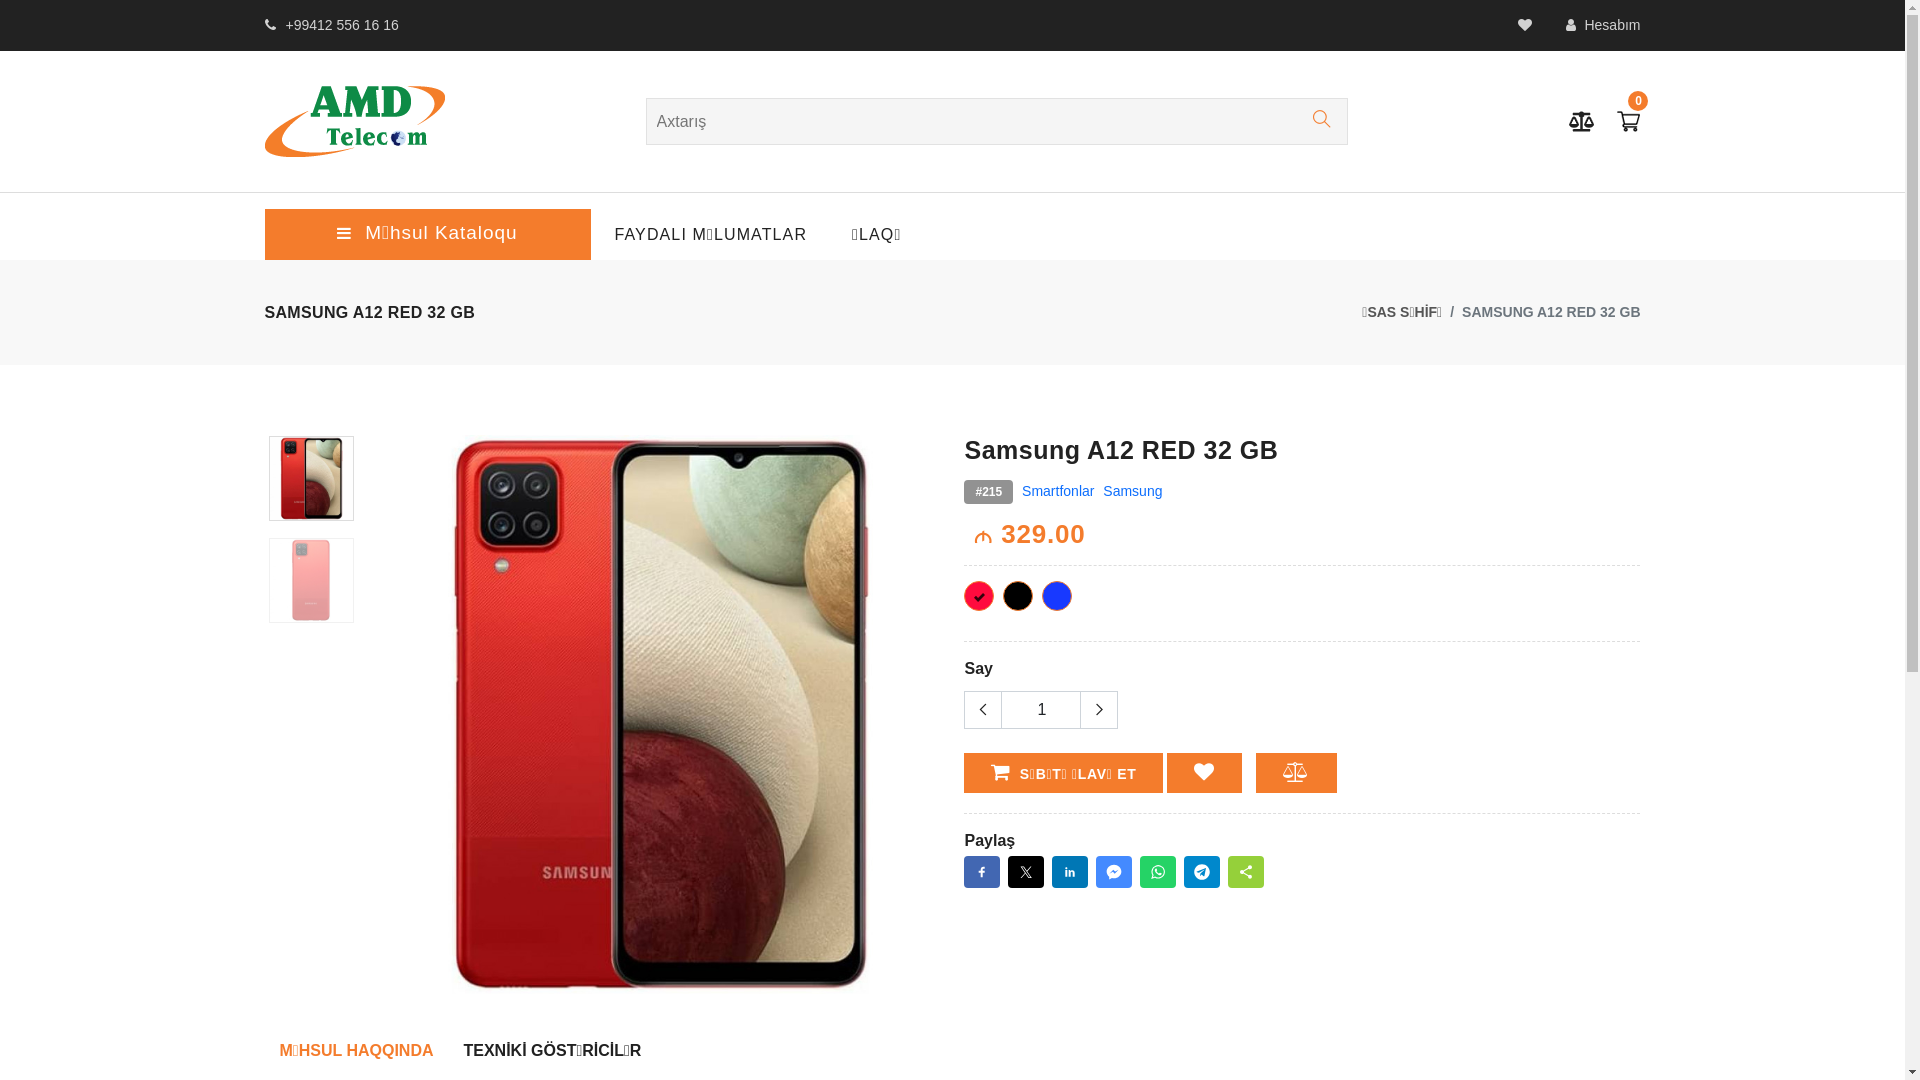 Image resolution: width=1920 pixels, height=1080 pixels. I want to click on 'Black', so click(1017, 595).